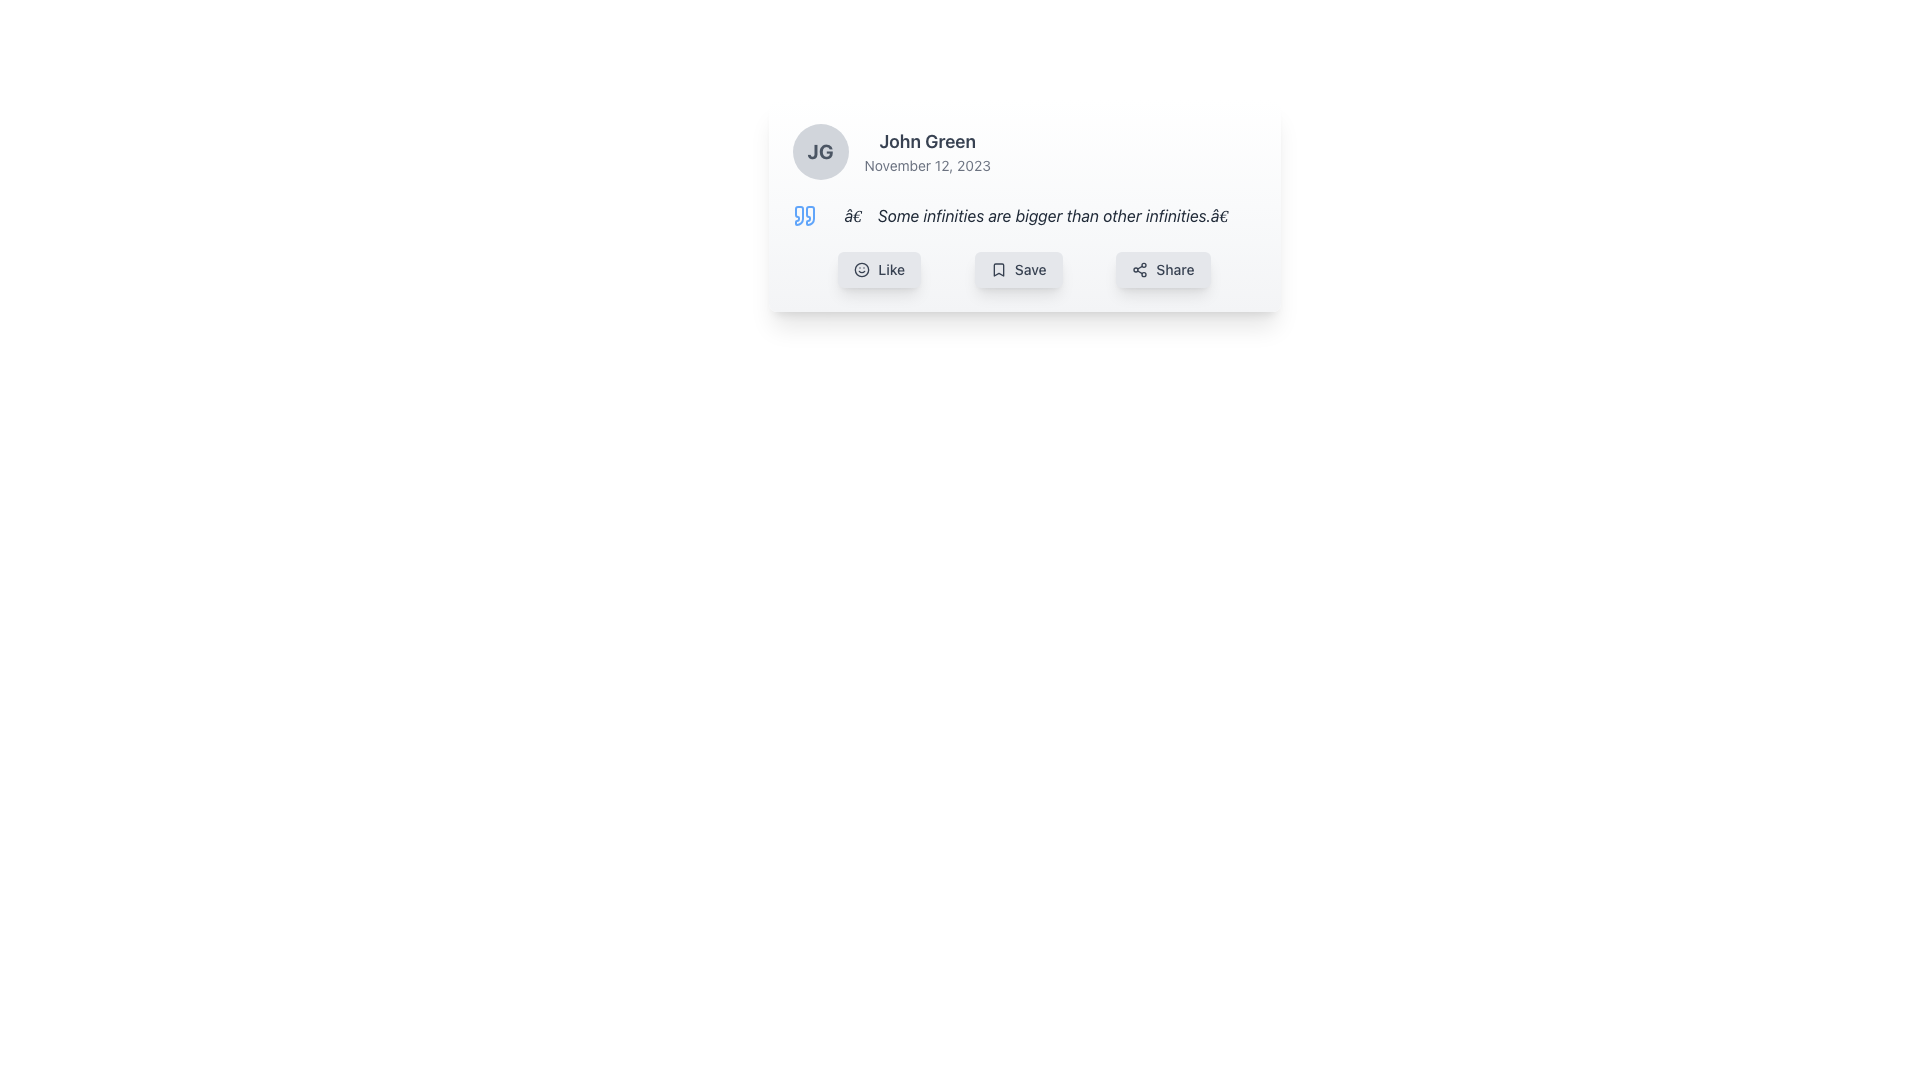 This screenshot has height=1080, width=1920. What do you see at coordinates (862, 270) in the screenshot?
I see `the circular vector graphic within the SVG icon of the 'Like' button, which is part of the smiley face graphic` at bounding box center [862, 270].